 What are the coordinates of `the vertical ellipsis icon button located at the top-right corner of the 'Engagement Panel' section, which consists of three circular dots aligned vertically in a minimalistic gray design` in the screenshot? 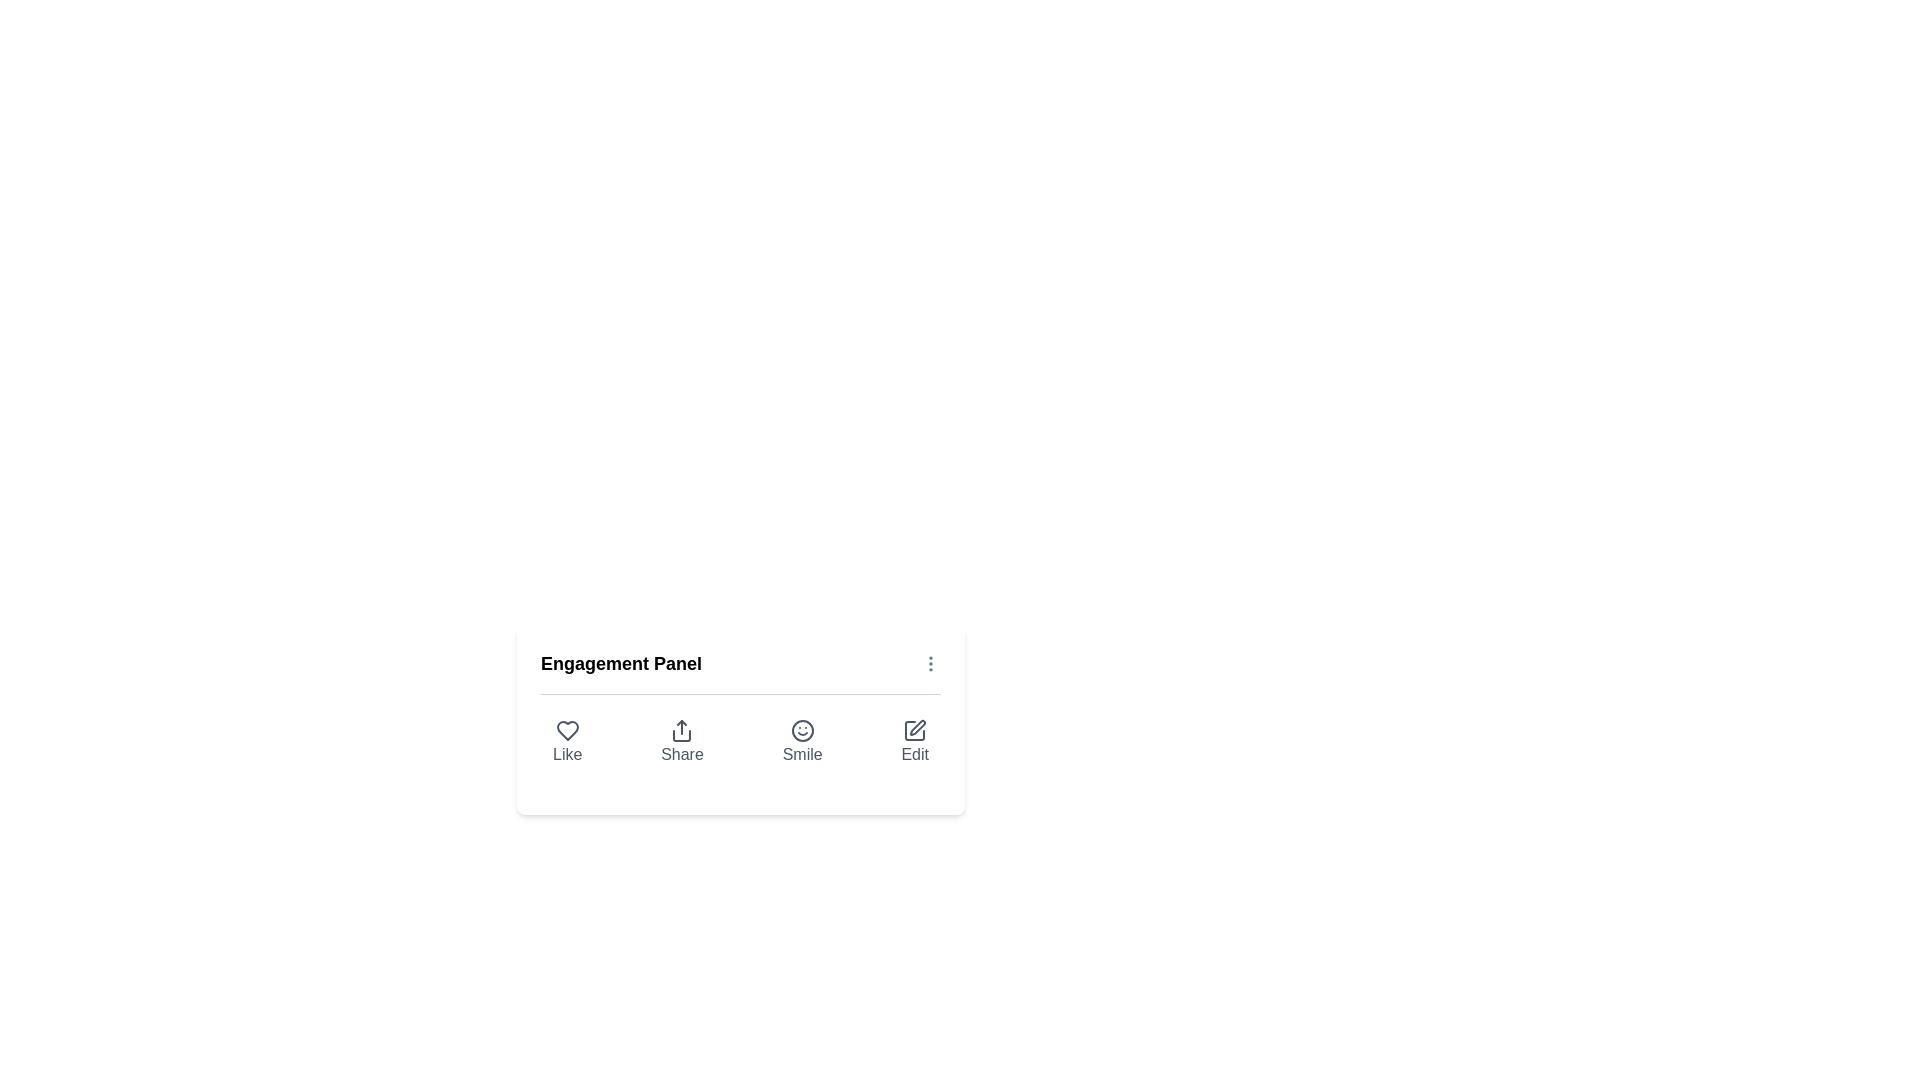 It's located at (930, 663).